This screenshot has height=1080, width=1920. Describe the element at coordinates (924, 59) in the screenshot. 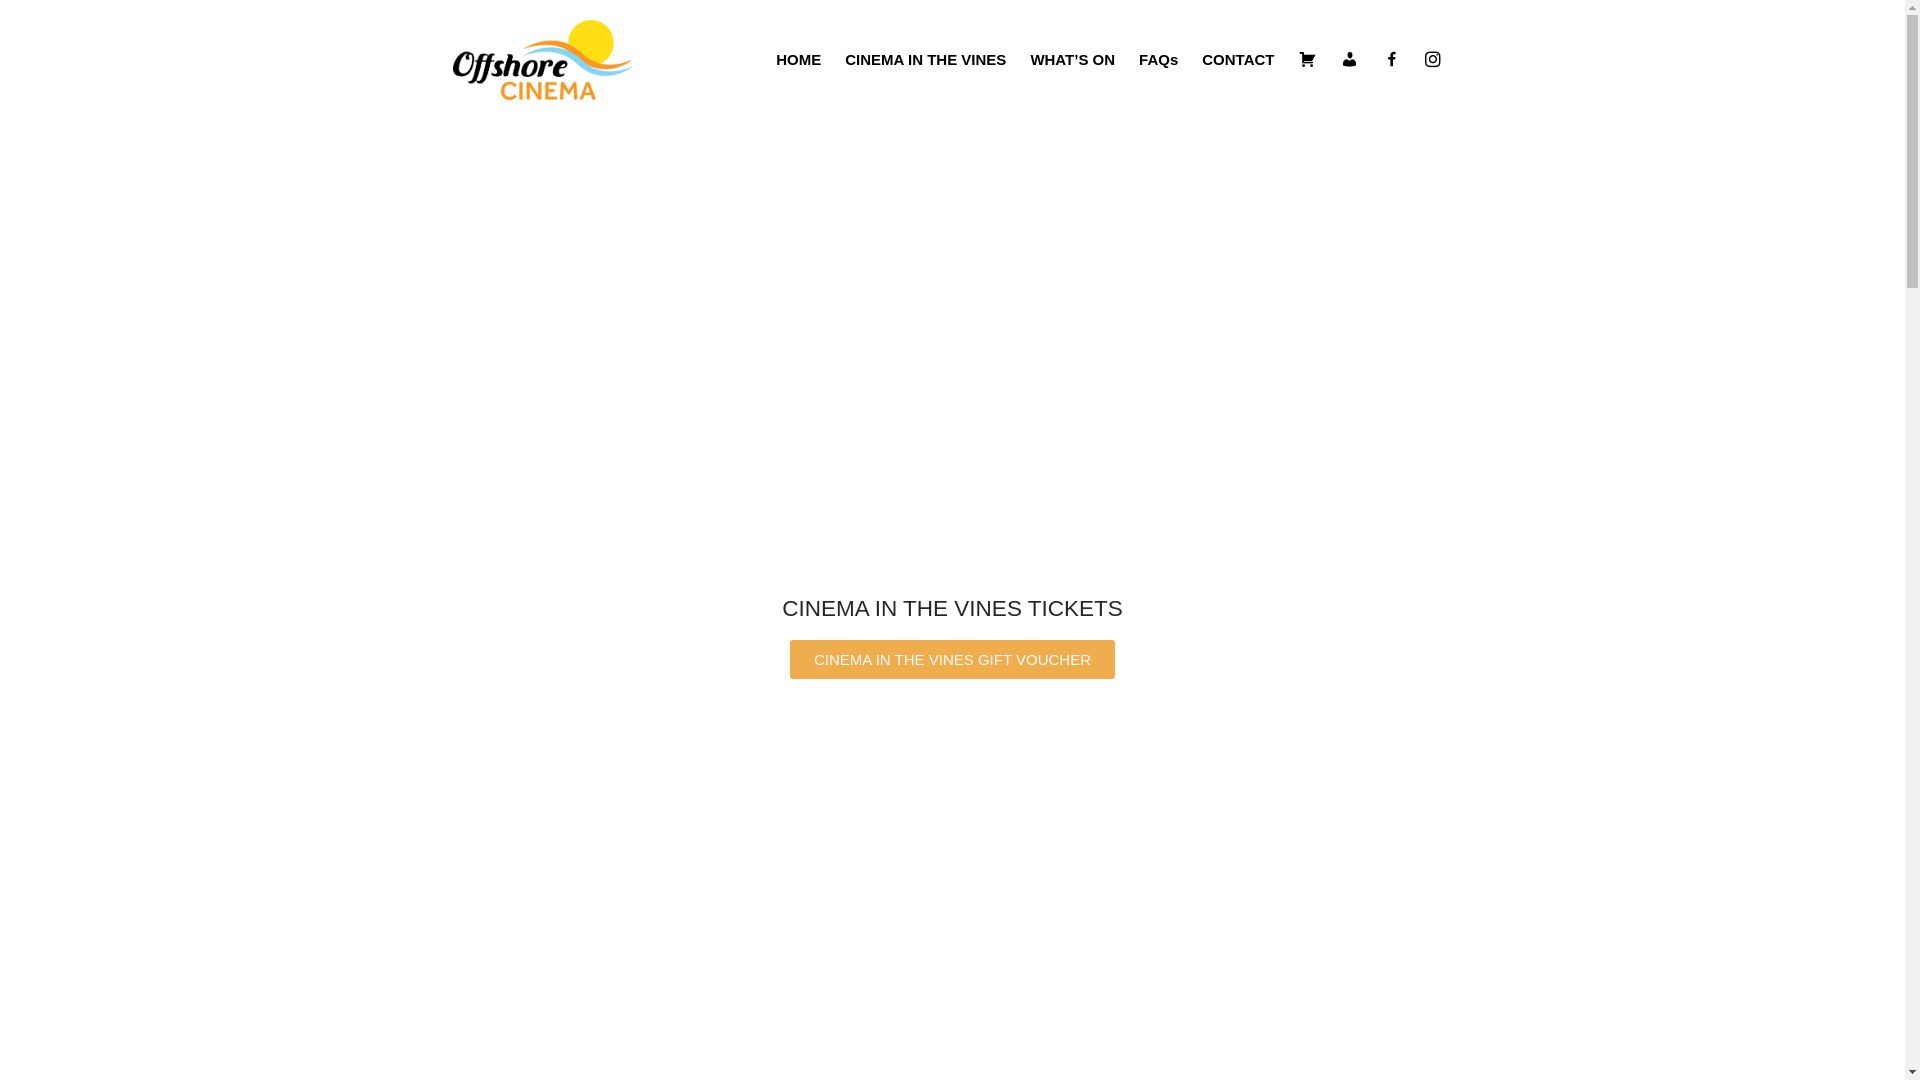

I see `'CINEMA IN THE VINES'` at that location.